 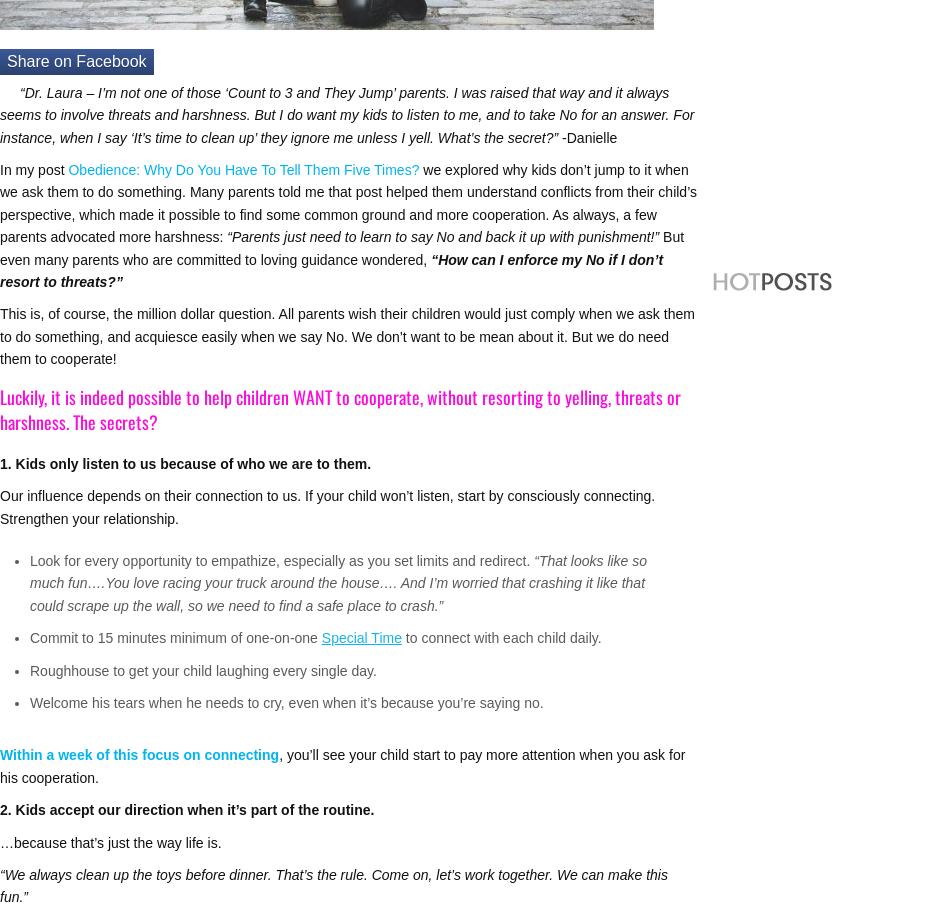 I want to click on '“How can I enforce my No if I don’t resort to threats?”', so click(x=330, y=269).